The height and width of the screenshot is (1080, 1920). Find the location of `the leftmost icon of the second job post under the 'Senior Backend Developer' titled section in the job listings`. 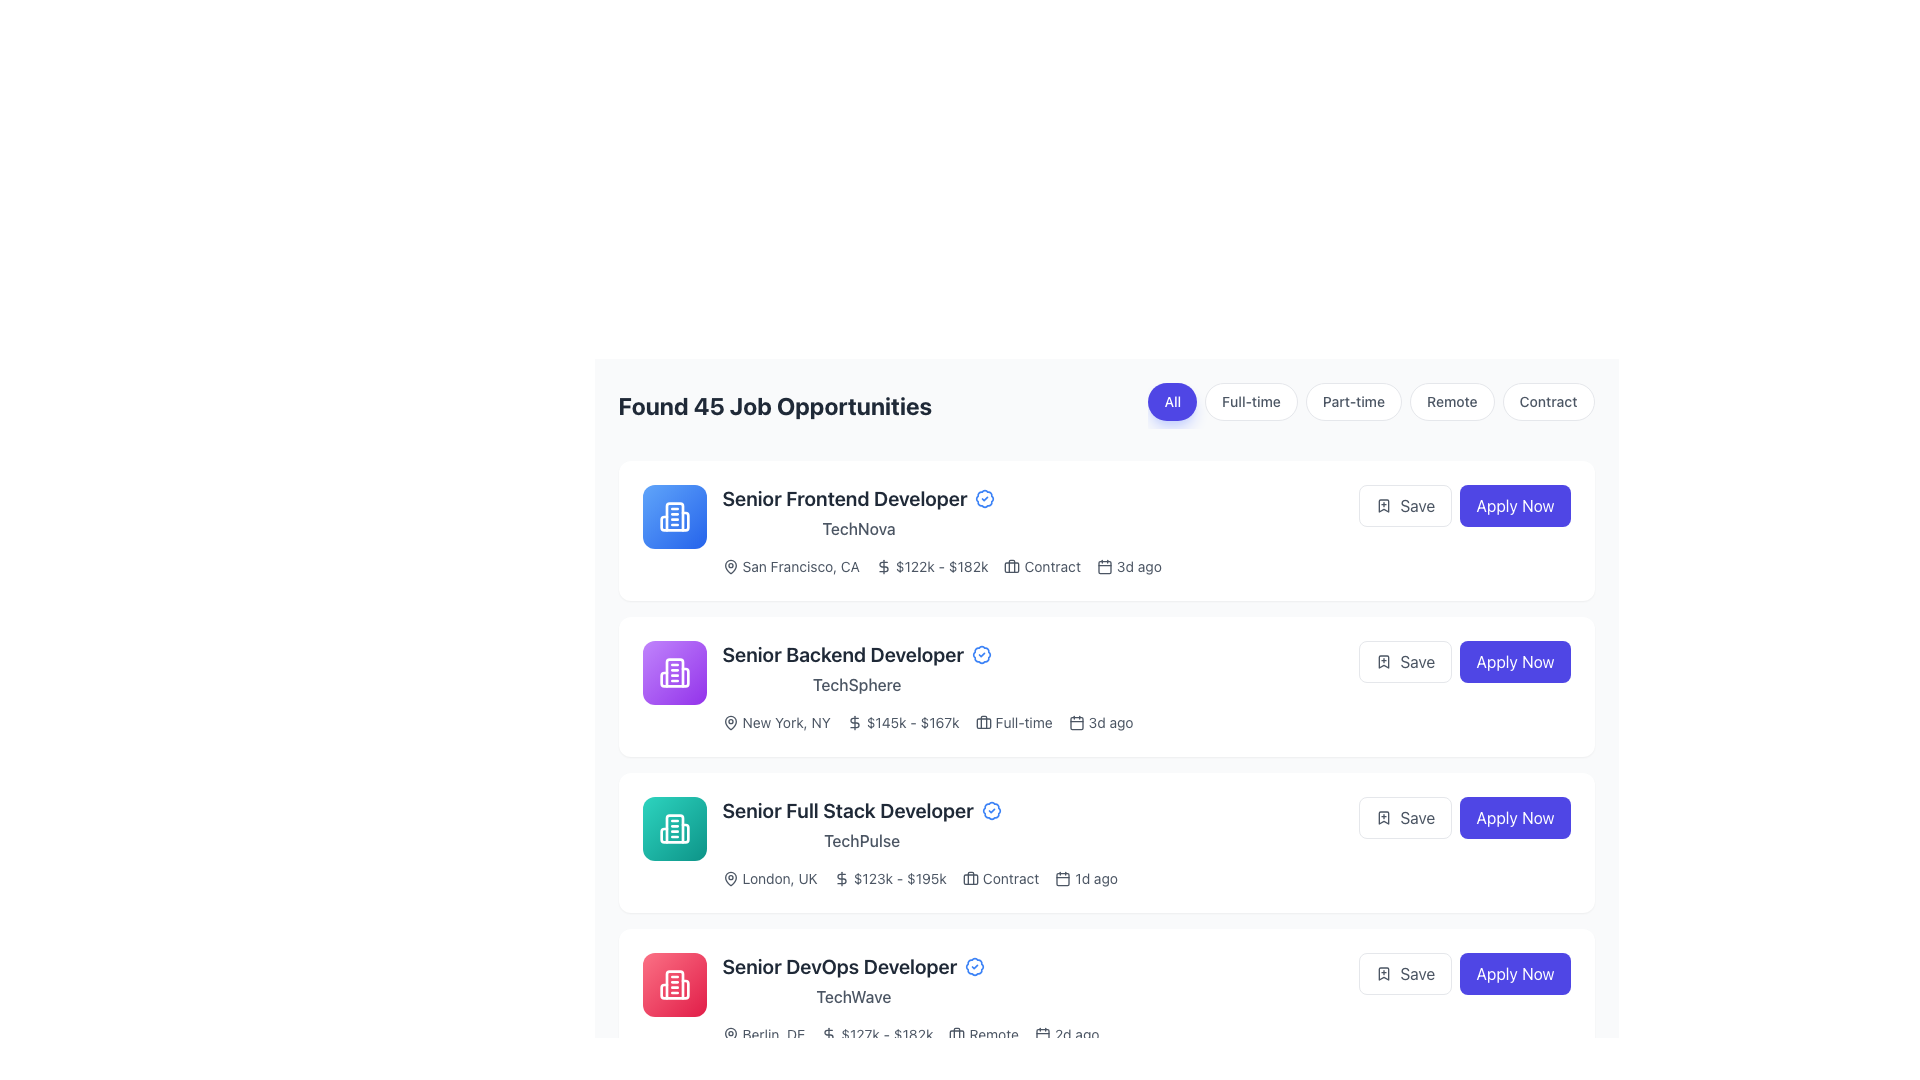

the leftmost icon of the second job post under the 'Senior Backend Developer' titled section in the job listings is located at coordinates (674, 672).